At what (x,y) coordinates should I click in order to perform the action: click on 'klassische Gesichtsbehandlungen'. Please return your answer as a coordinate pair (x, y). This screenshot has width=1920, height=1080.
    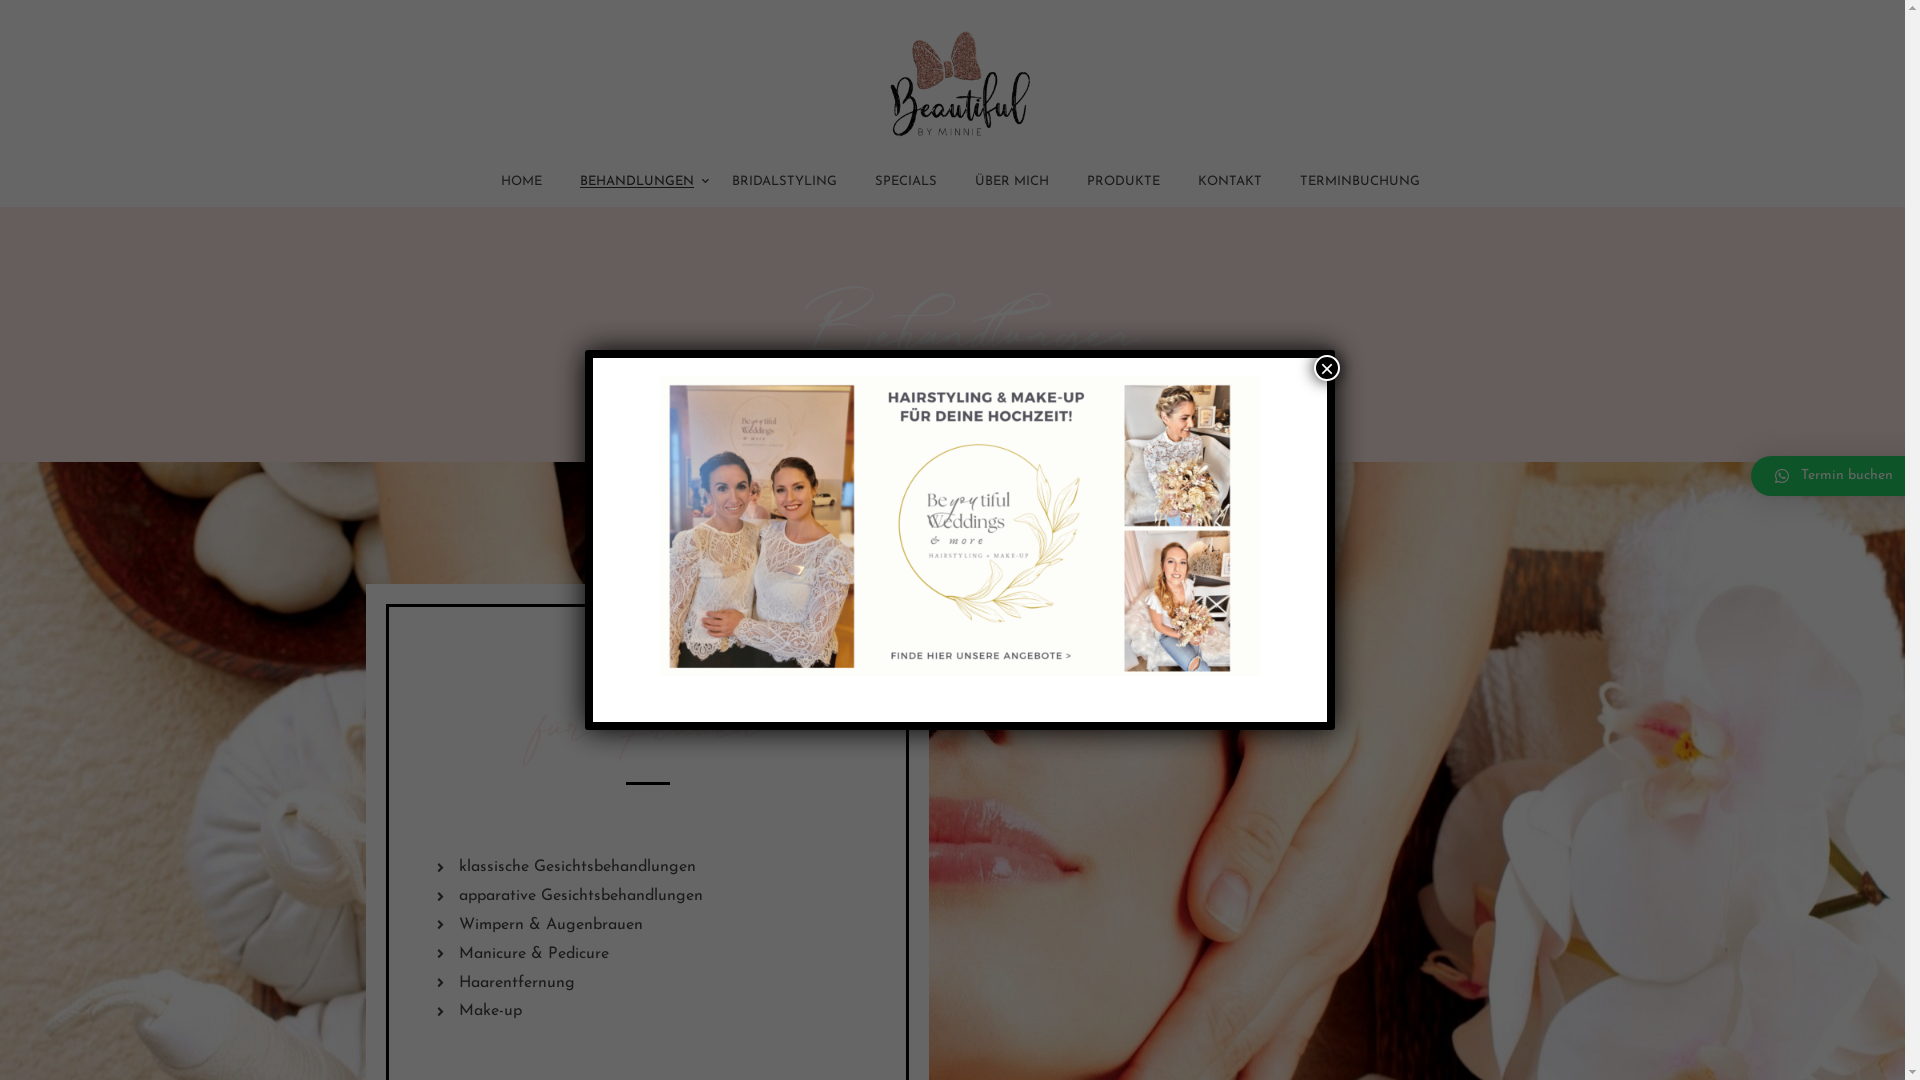
    Looking at the image, I should click on (647, 866).